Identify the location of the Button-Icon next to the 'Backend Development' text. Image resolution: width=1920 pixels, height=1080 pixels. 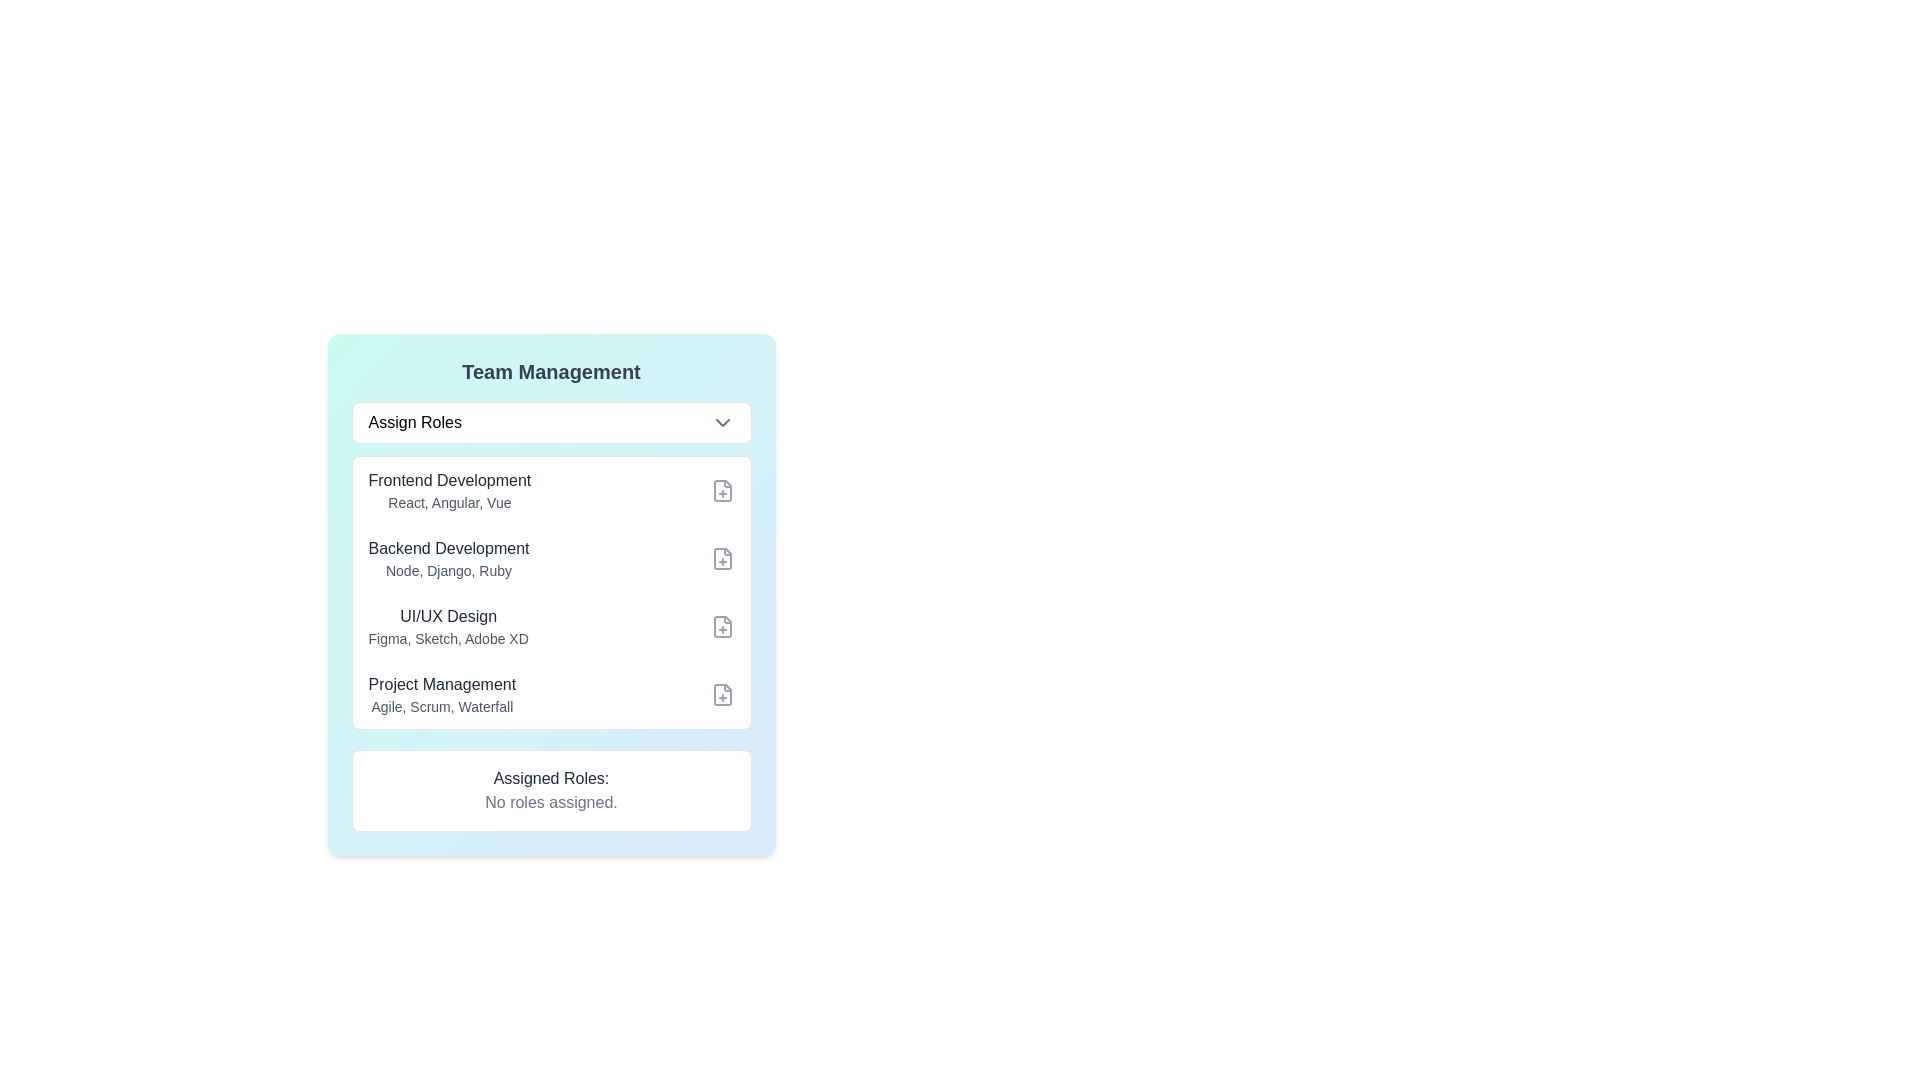
(721, 559).